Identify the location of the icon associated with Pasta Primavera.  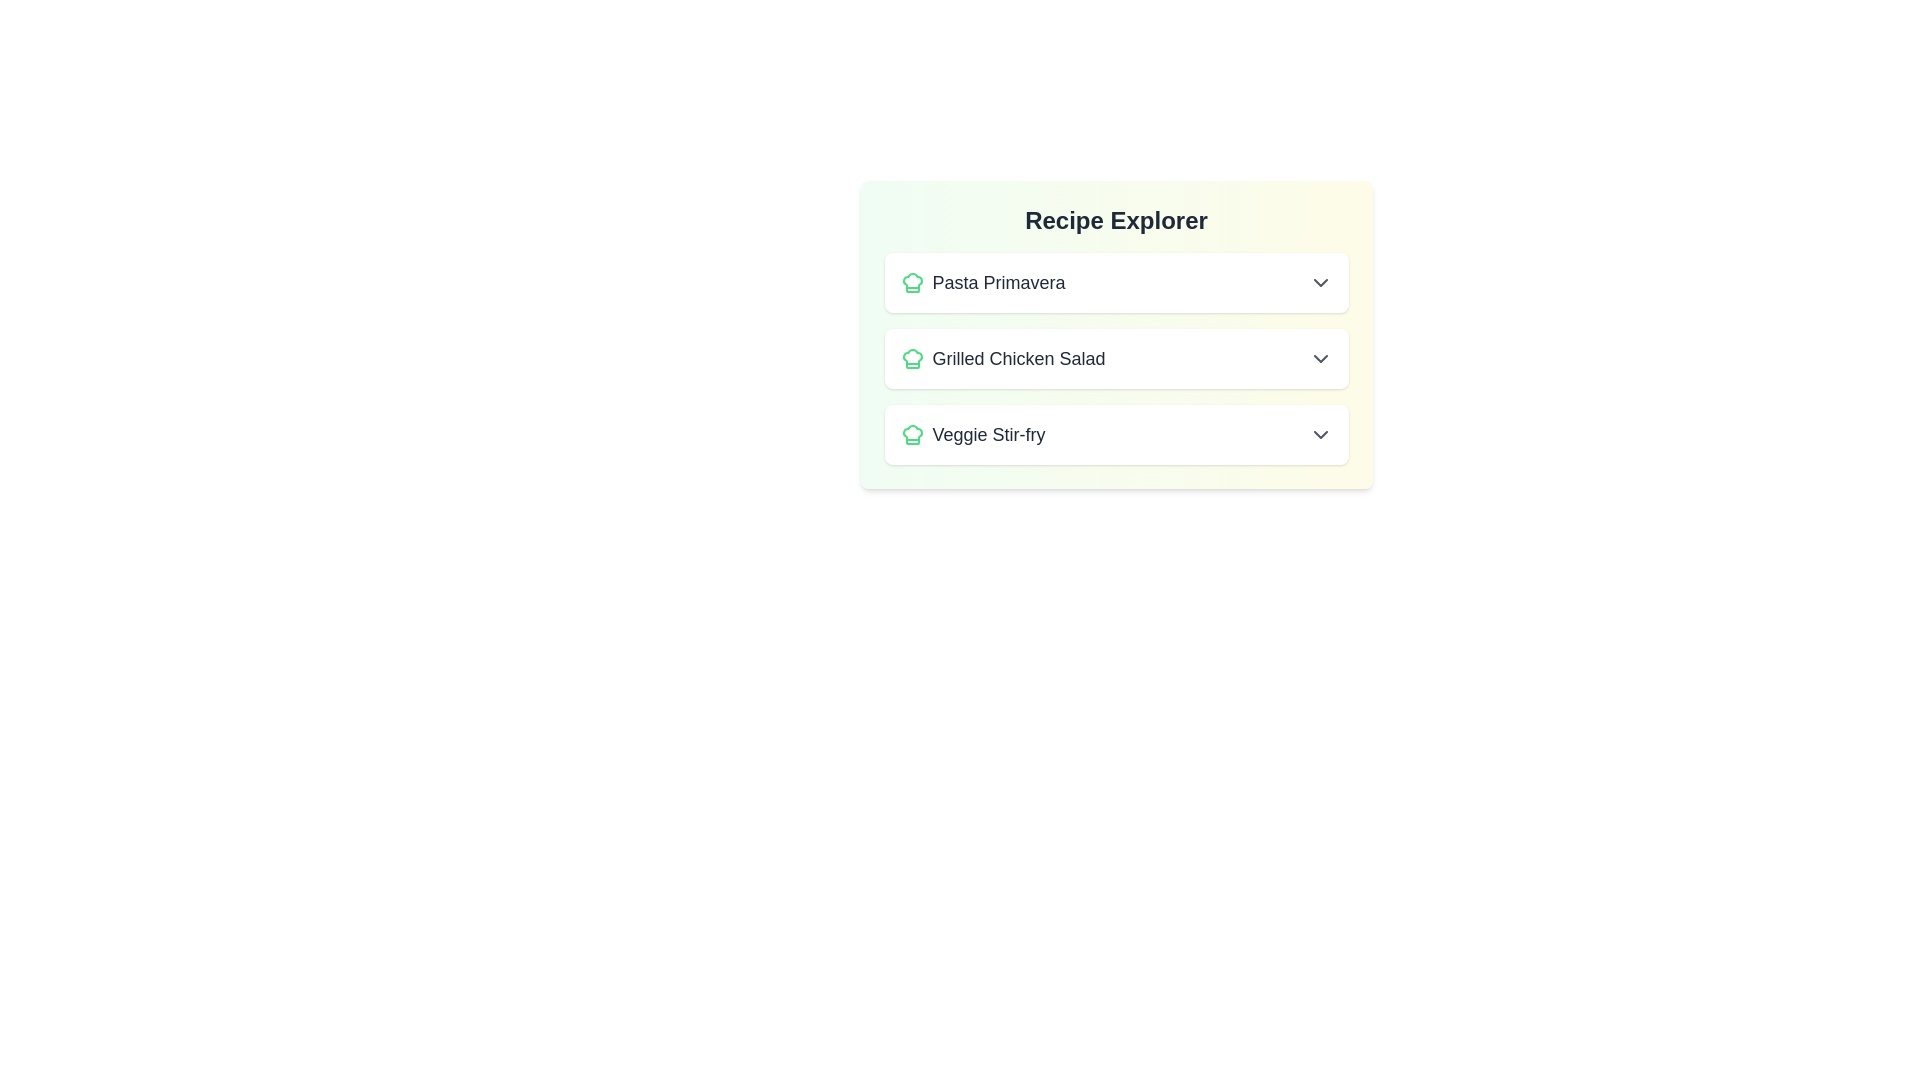
(911, 282).